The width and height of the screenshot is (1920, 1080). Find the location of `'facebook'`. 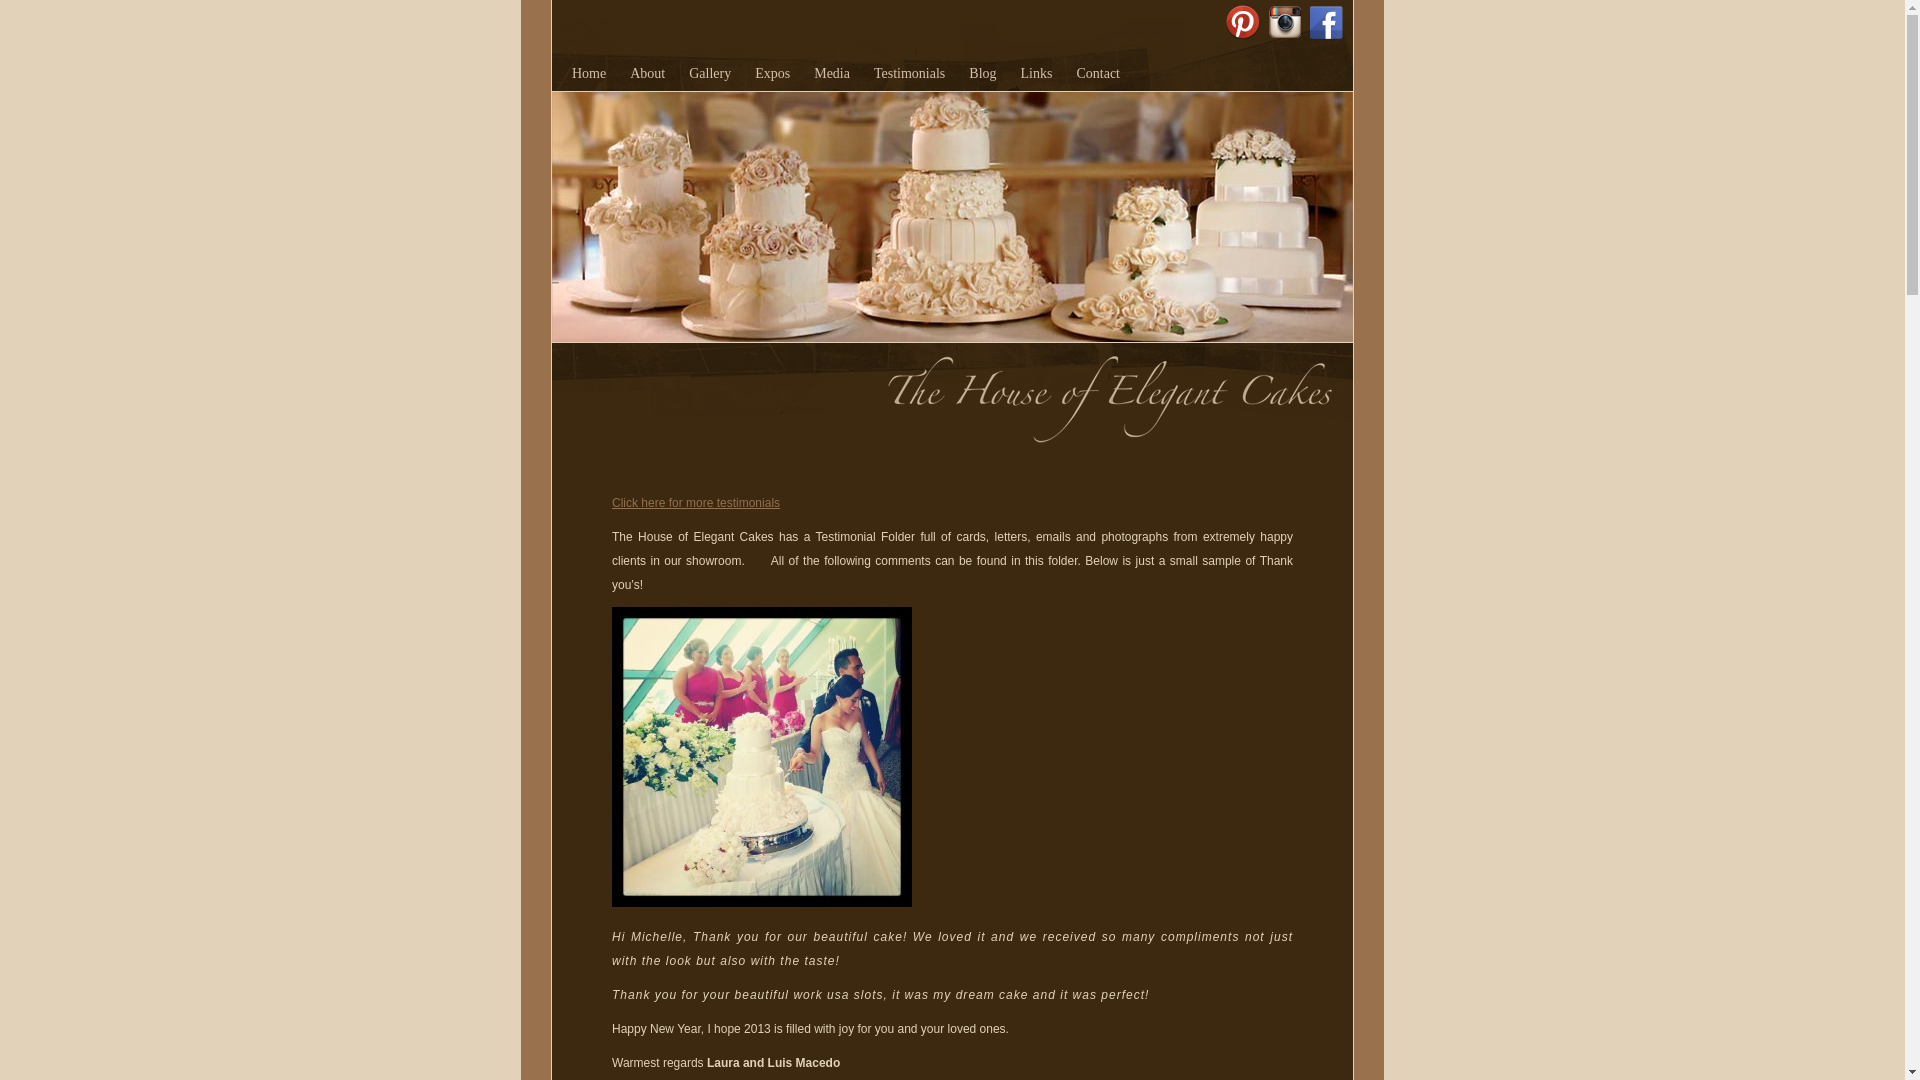

'facebook' is located at coordinates (1326, 11).